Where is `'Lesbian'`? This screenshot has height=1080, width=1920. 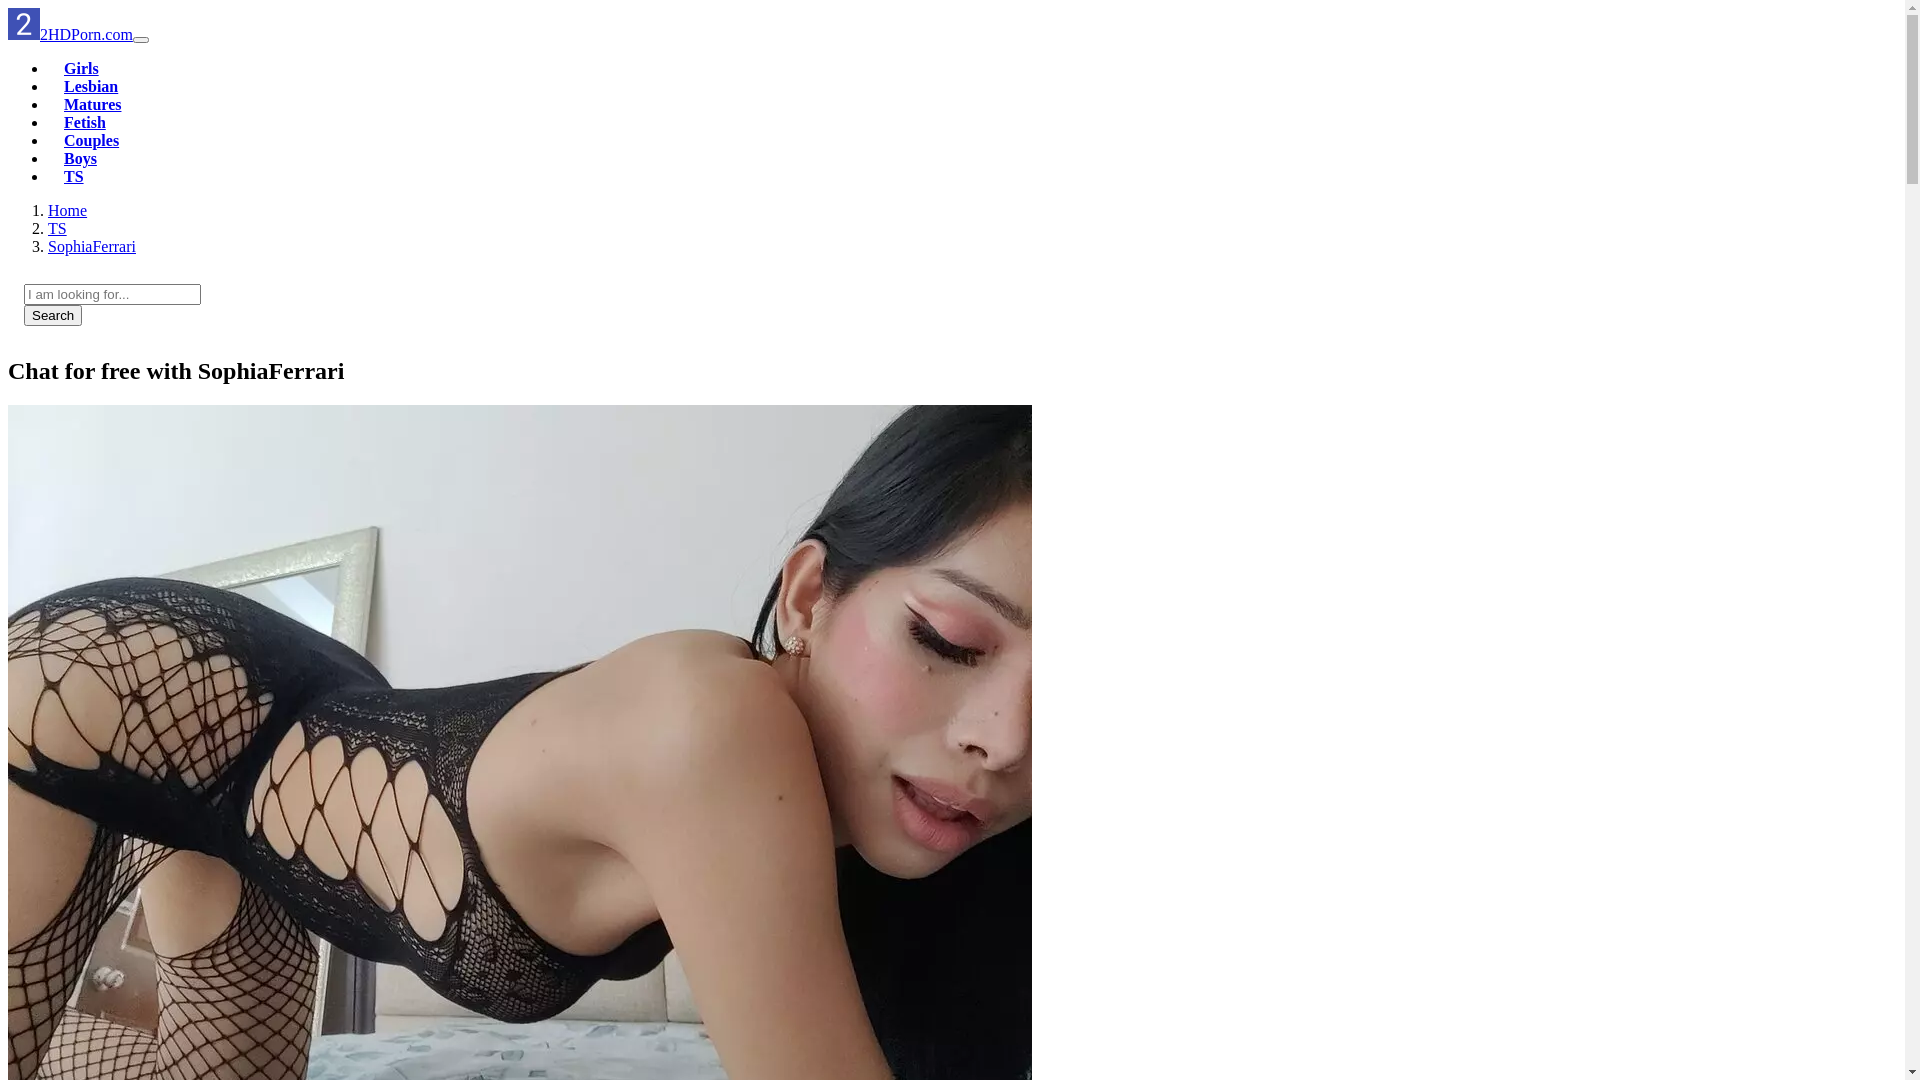
'Lesbian' is located at coordinates (90, 85).